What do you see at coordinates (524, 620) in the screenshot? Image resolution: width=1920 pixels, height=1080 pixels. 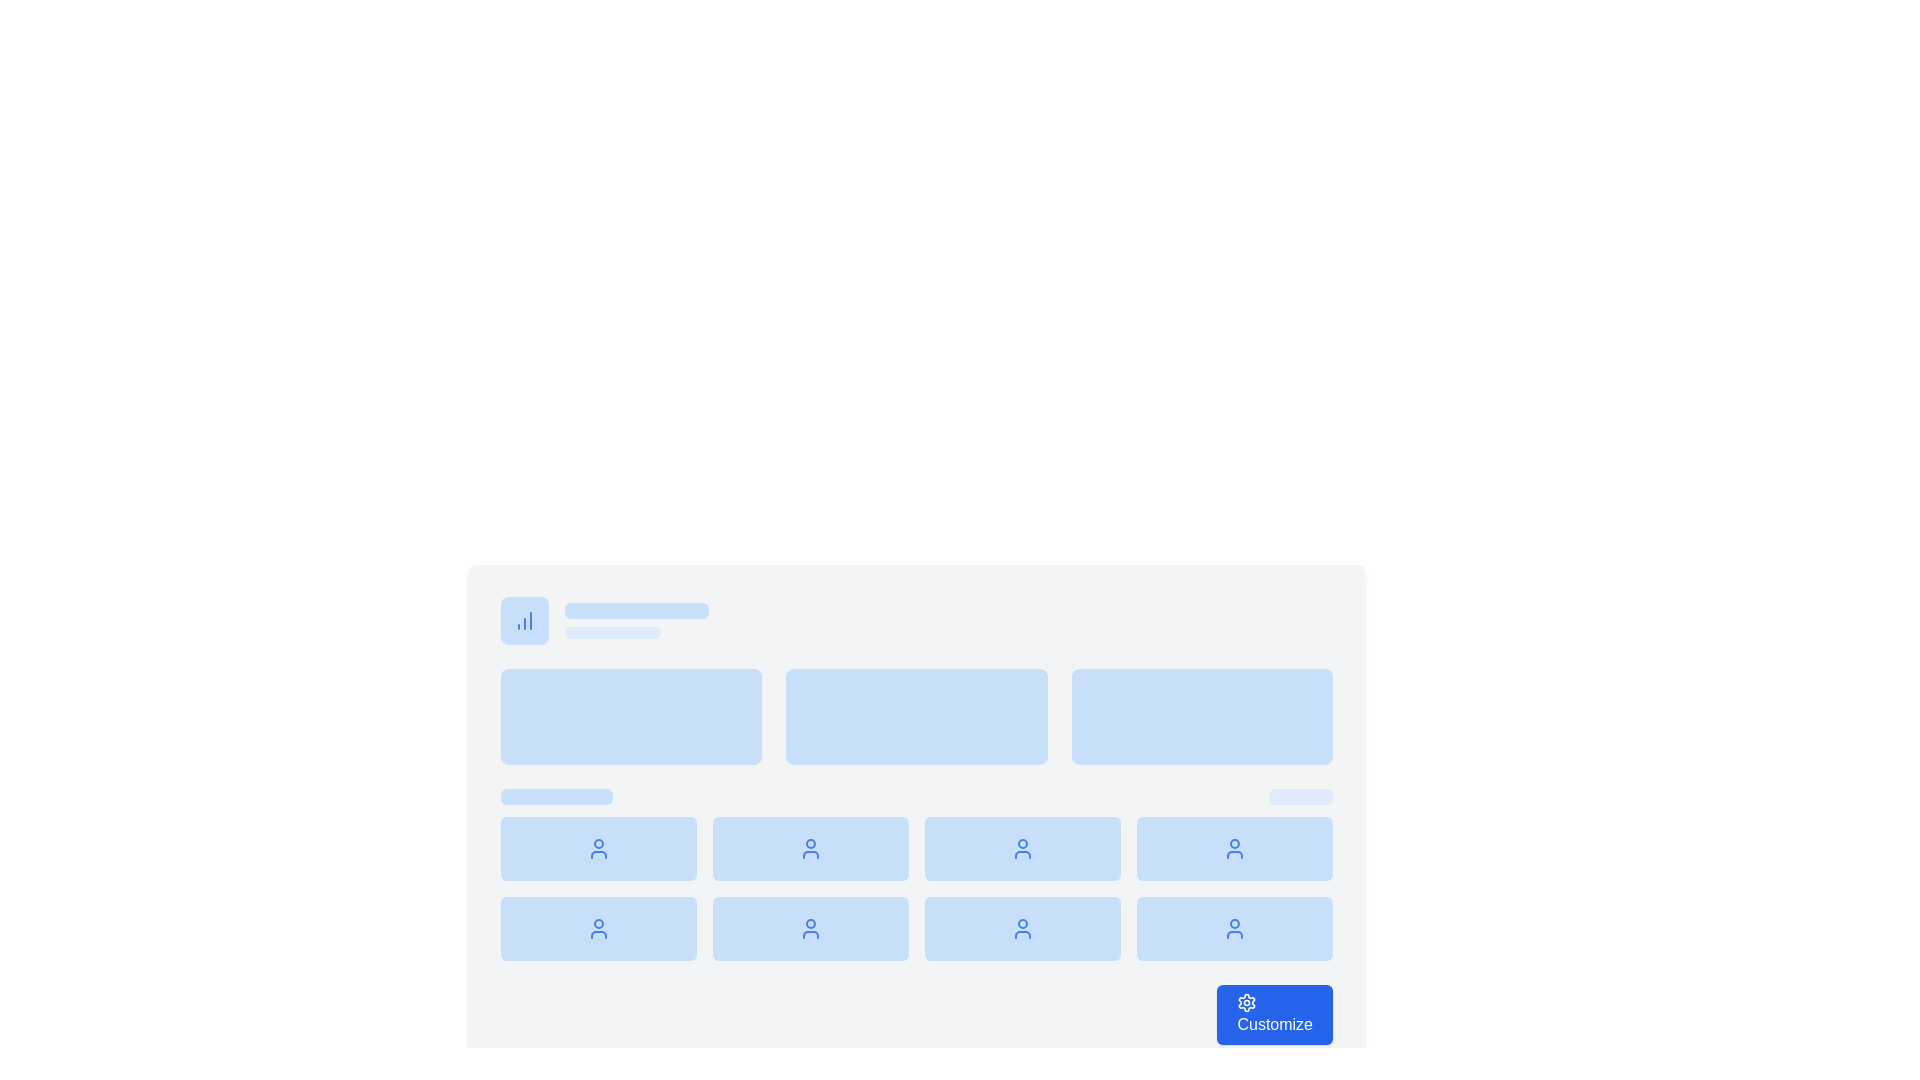 I see `the blue bar chart icon, which is centrally positioned within a light blue rounded square background in the top-left corner of the interface` at bounding box center [524, 620].